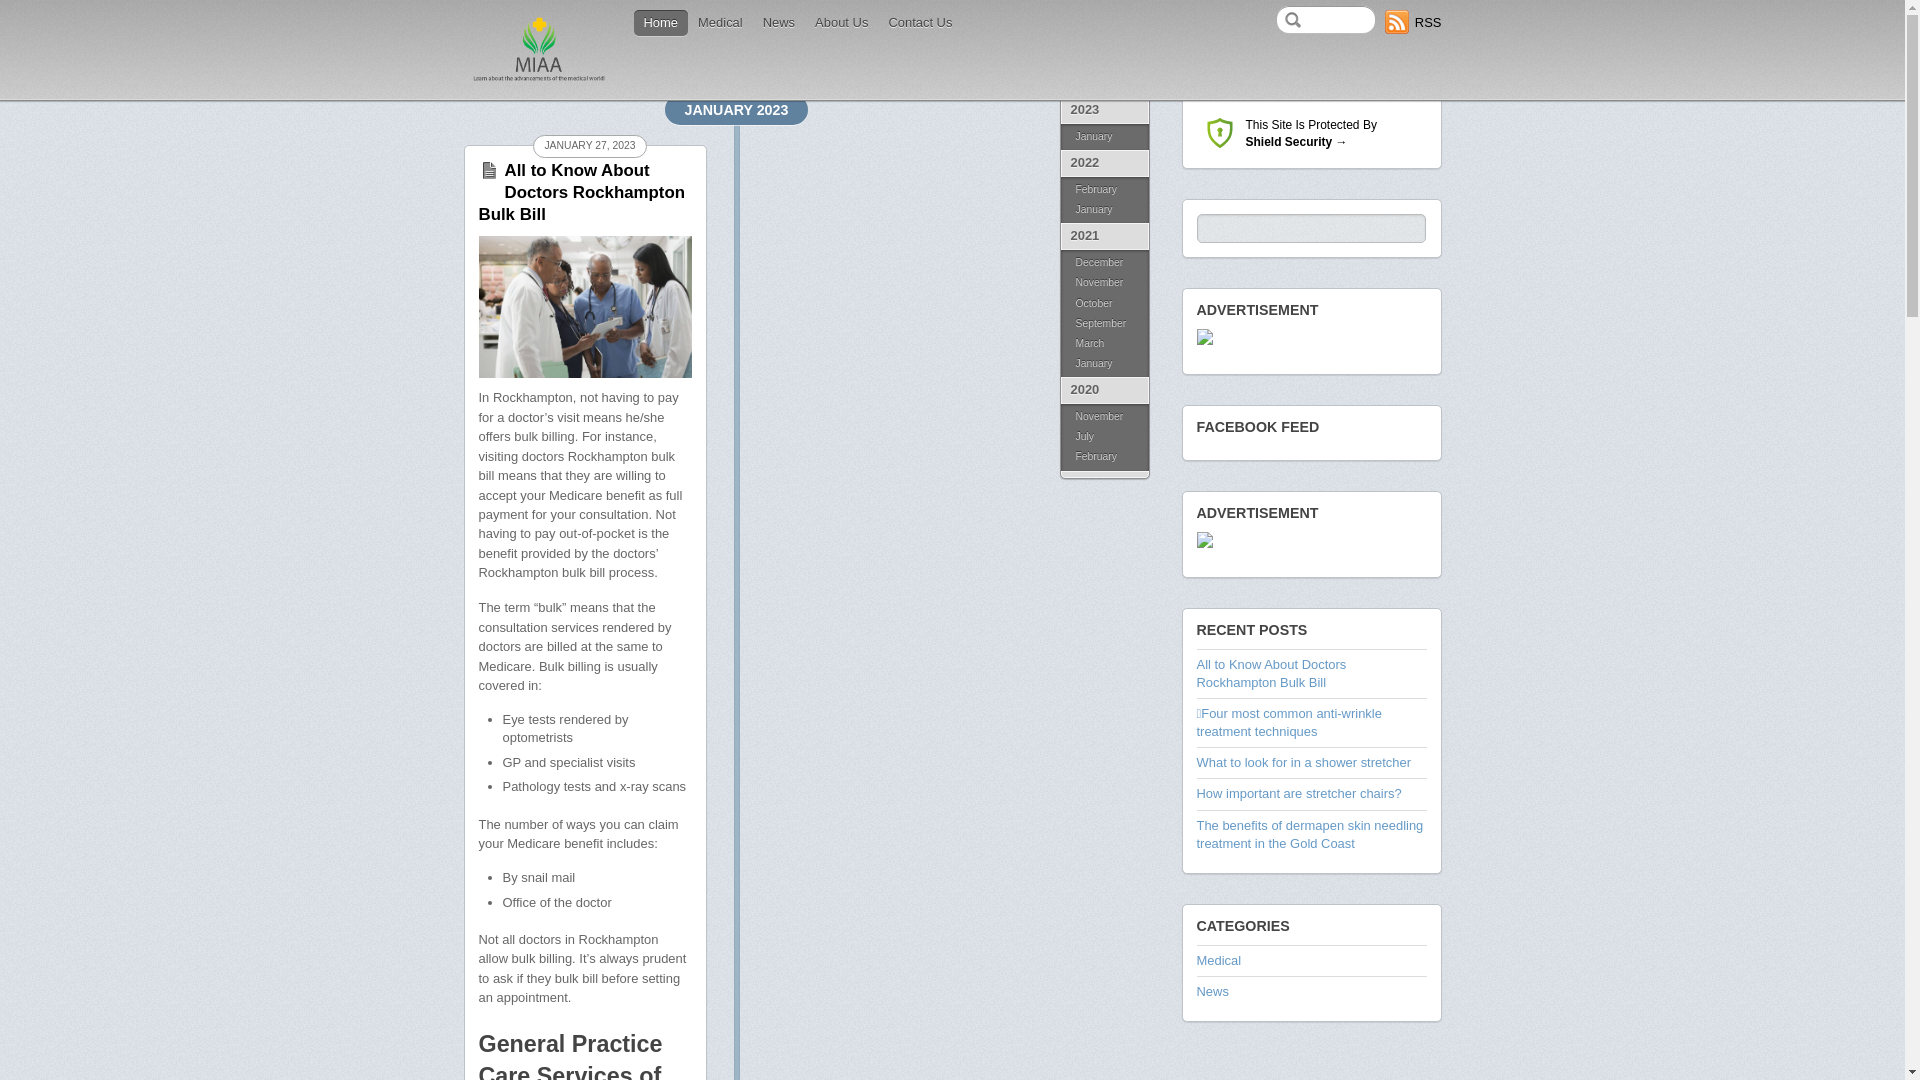 The width and height of the screenshot is (1920, 1080). Describe the element at coordinates (1298, 792) in the screenshot. I see `'How important are stretcher chairs?'` at that location.